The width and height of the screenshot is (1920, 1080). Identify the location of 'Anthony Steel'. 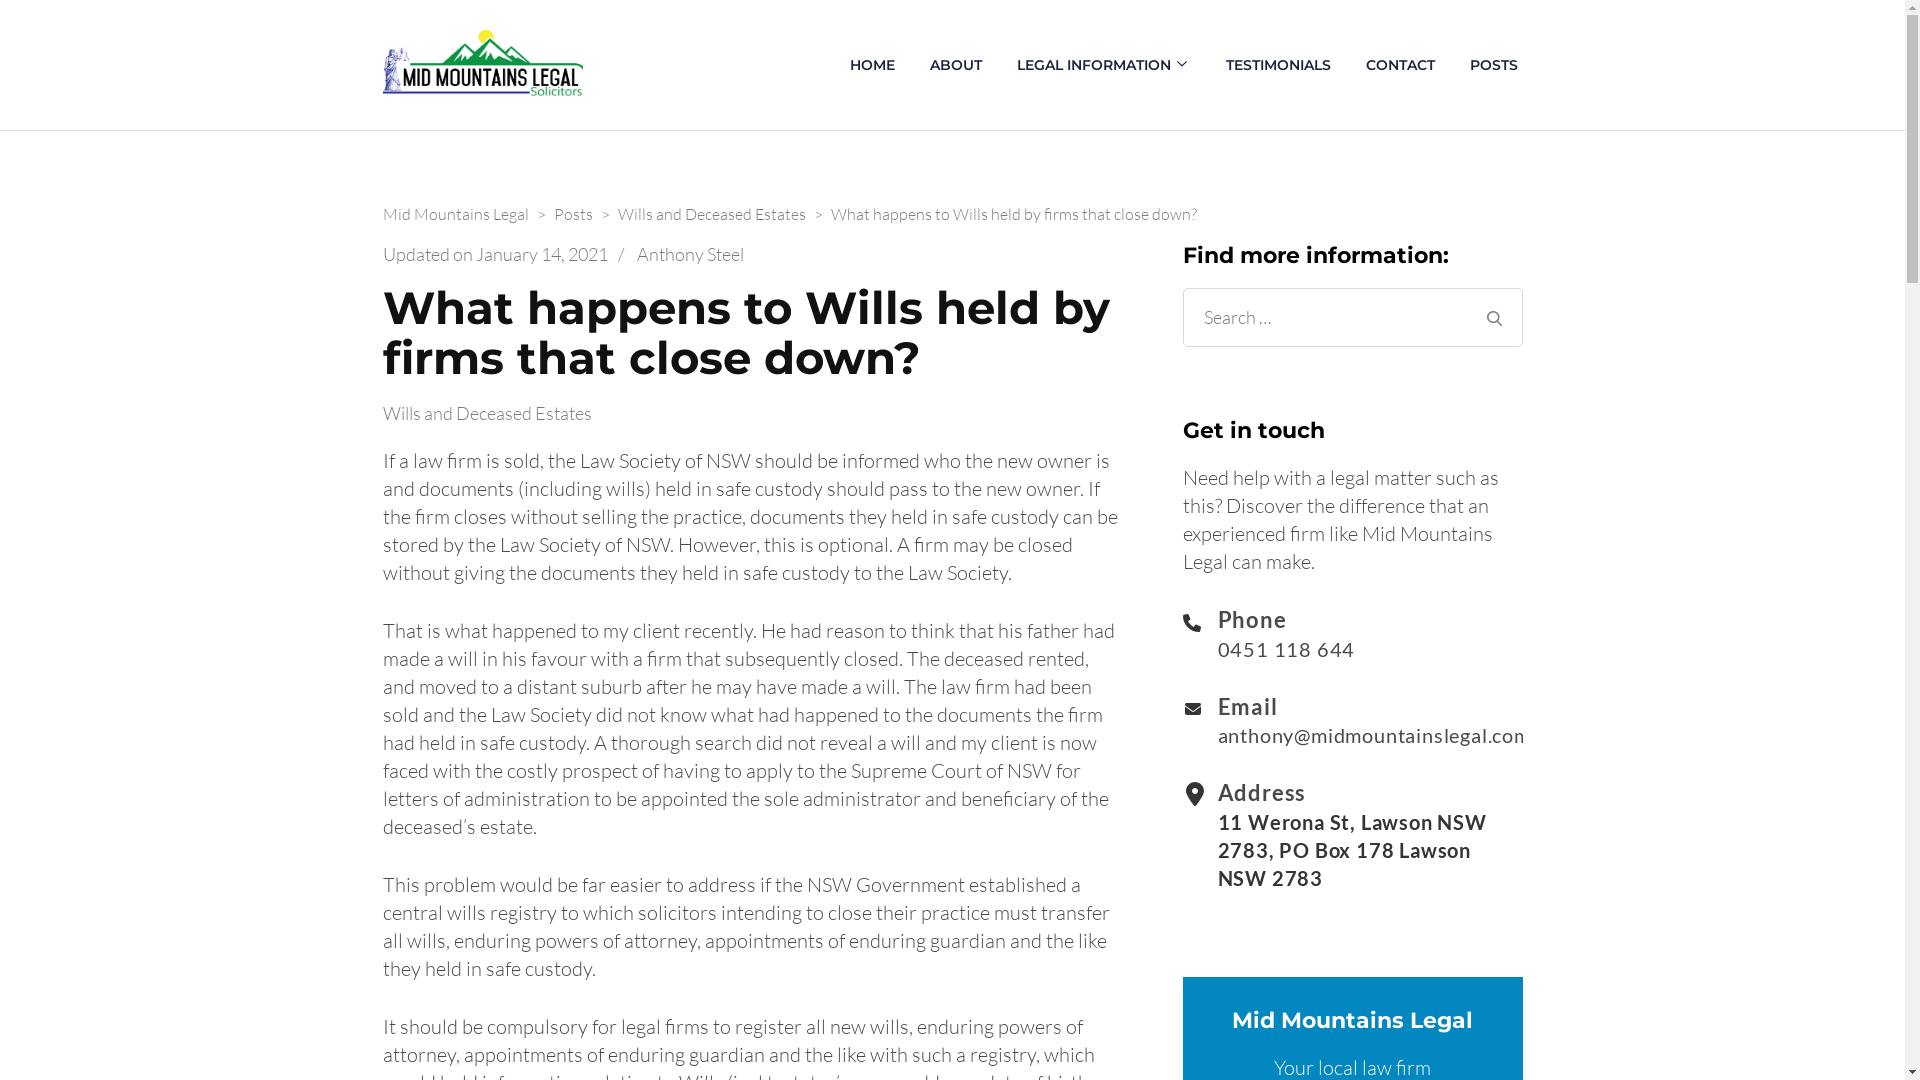
(634, 253).